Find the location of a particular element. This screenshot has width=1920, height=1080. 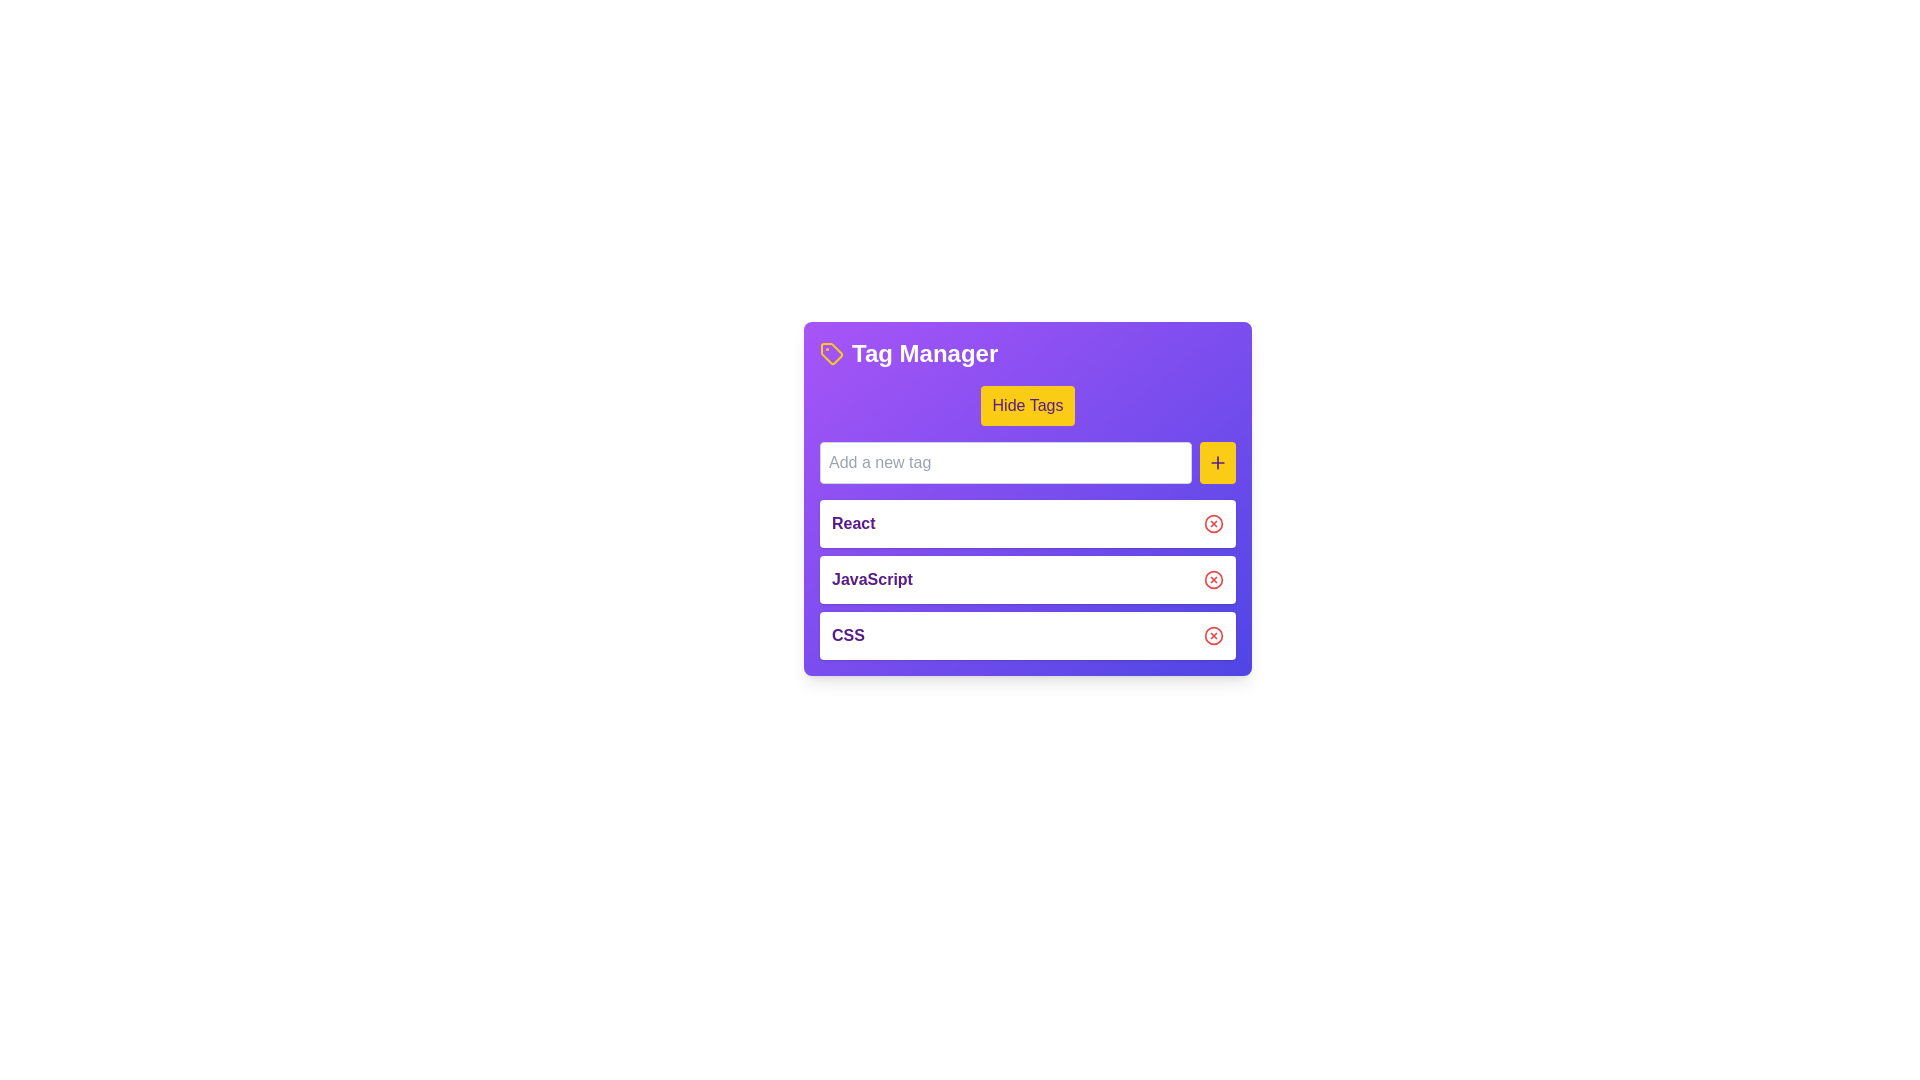

the button that adds a new tag or entry, positioned to the right of the text input field, to observe the hover effect is located at coordinates (1217, 462).